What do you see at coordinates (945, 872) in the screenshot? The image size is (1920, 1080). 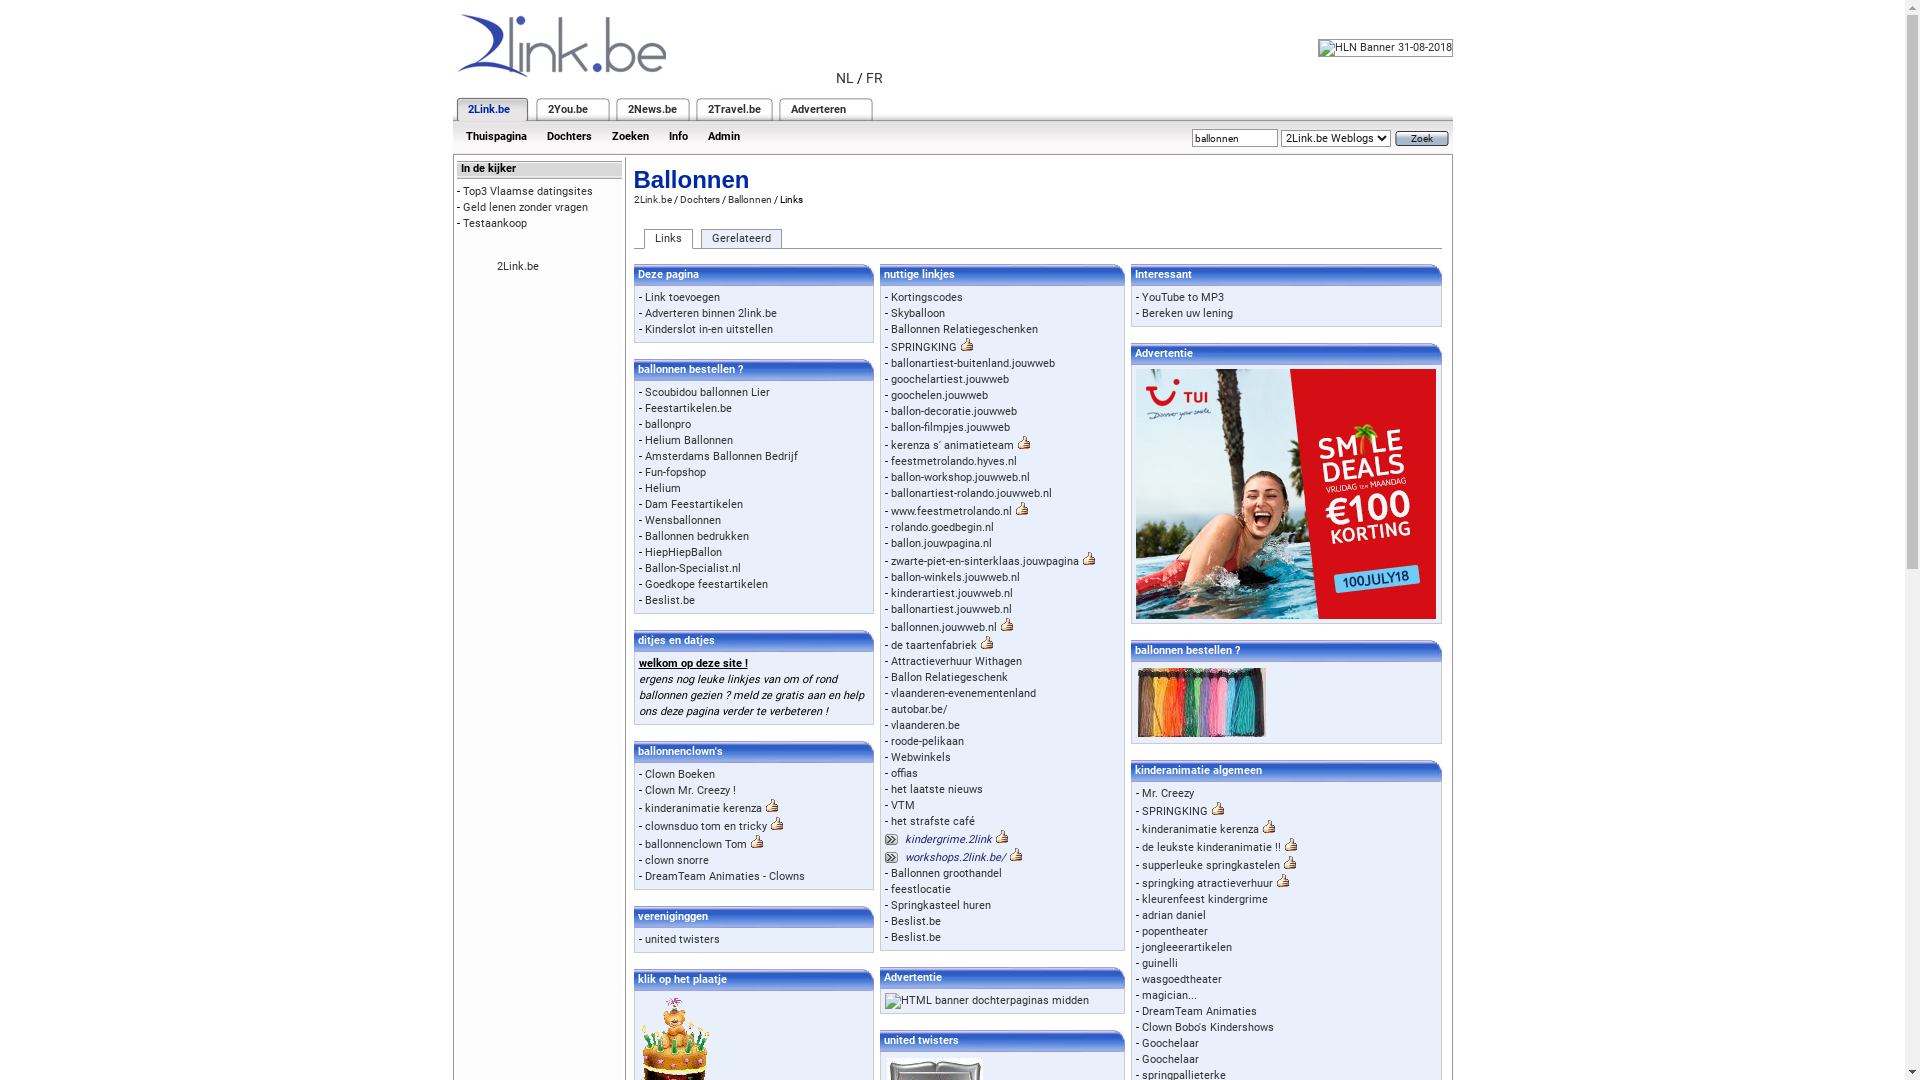 I see `'Ballonnen groothandel'` at bounding box center [945, 872].